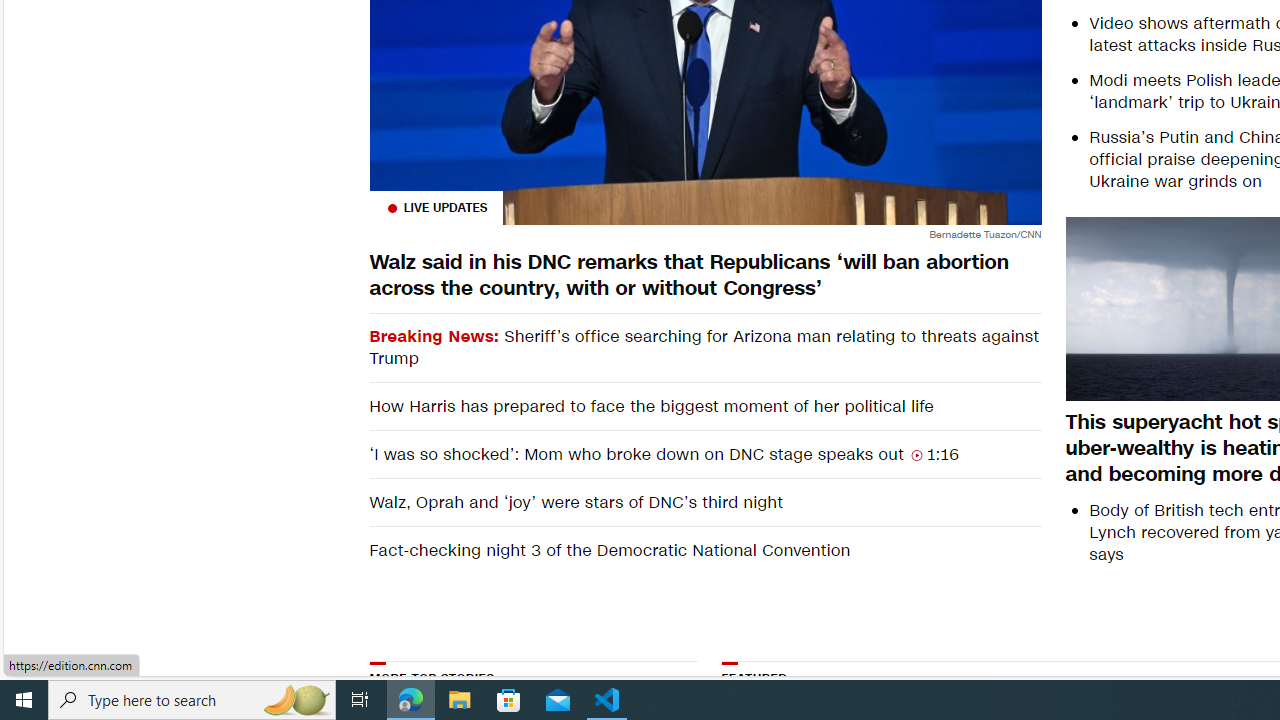 The image size is (1280, 720). I want to click on 'Fact-checking night 3 of the Democratic National Convention', so click(705, 550).